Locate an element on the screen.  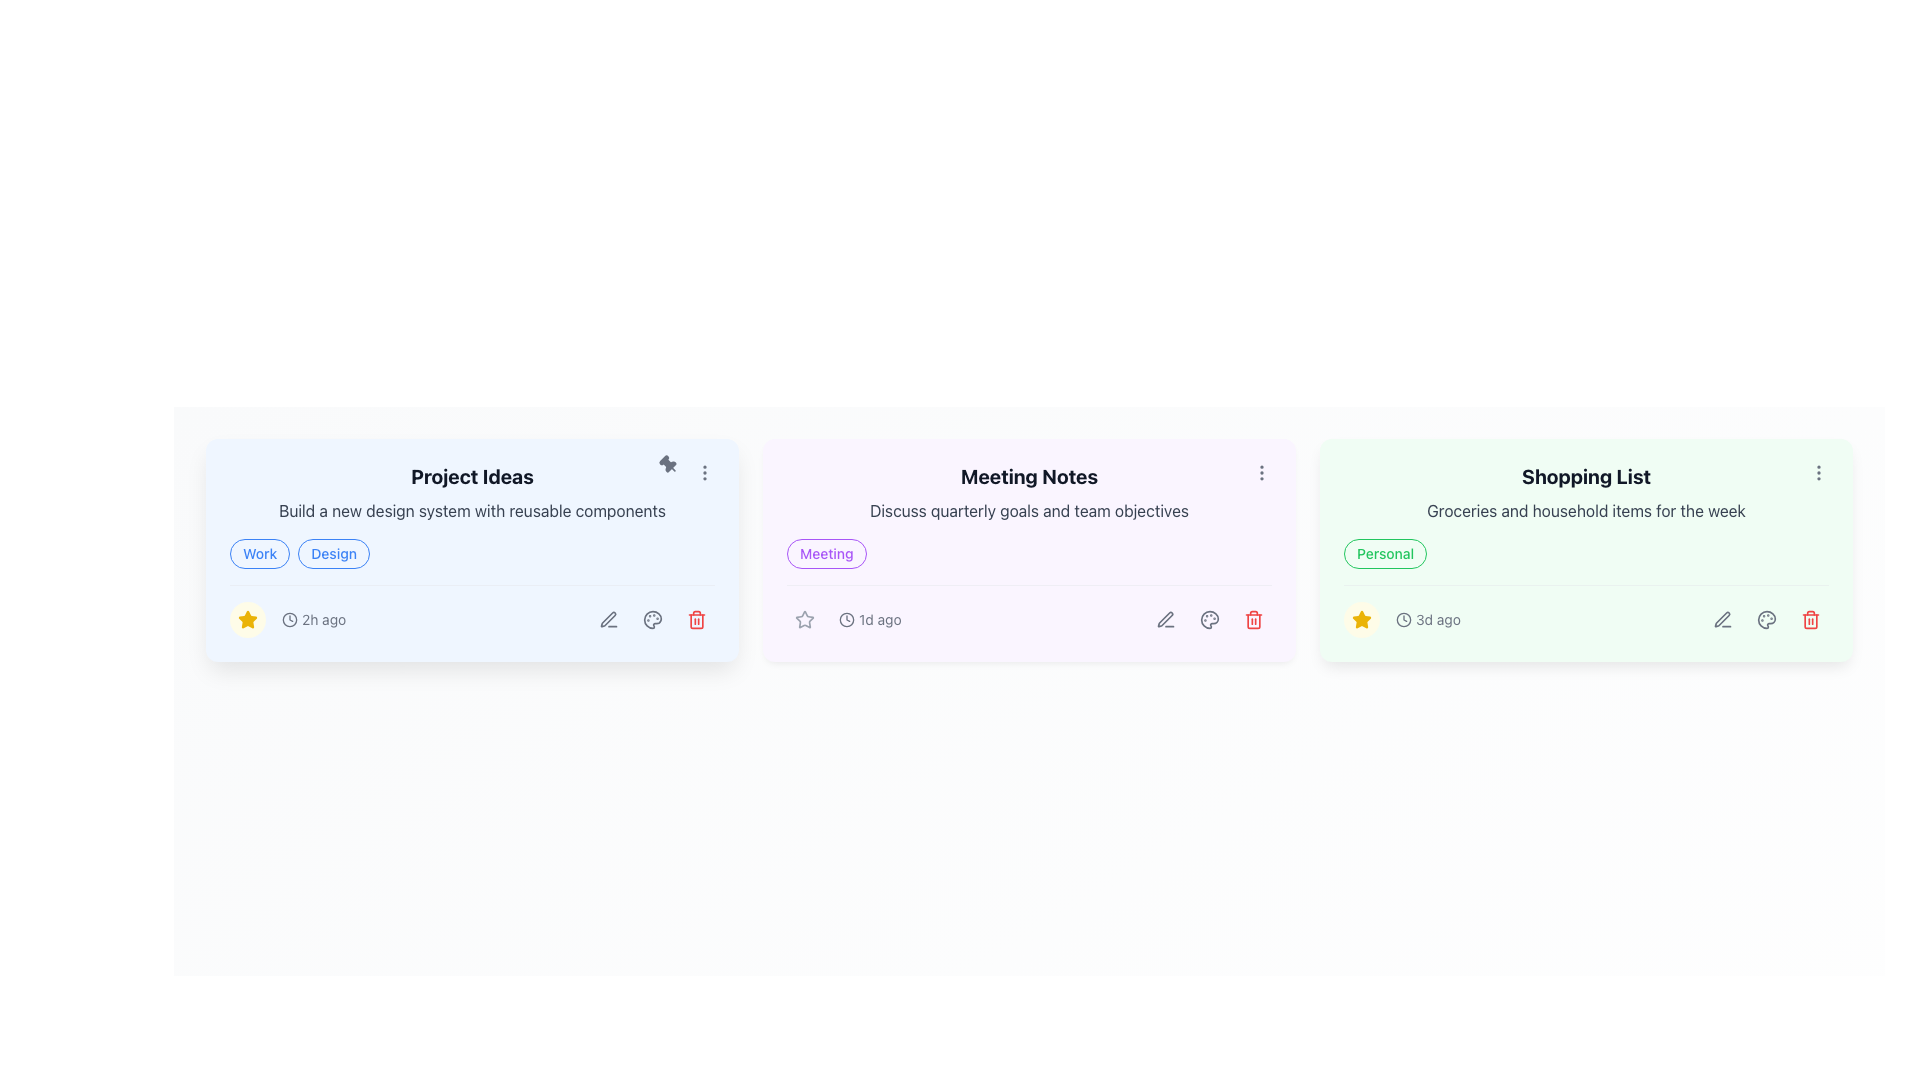
the timestamp label displaying '1d ago' located in the lower-left section of the 'Meeting Notes' card, adjacent to the star icon is located at coordinates (844, 619).